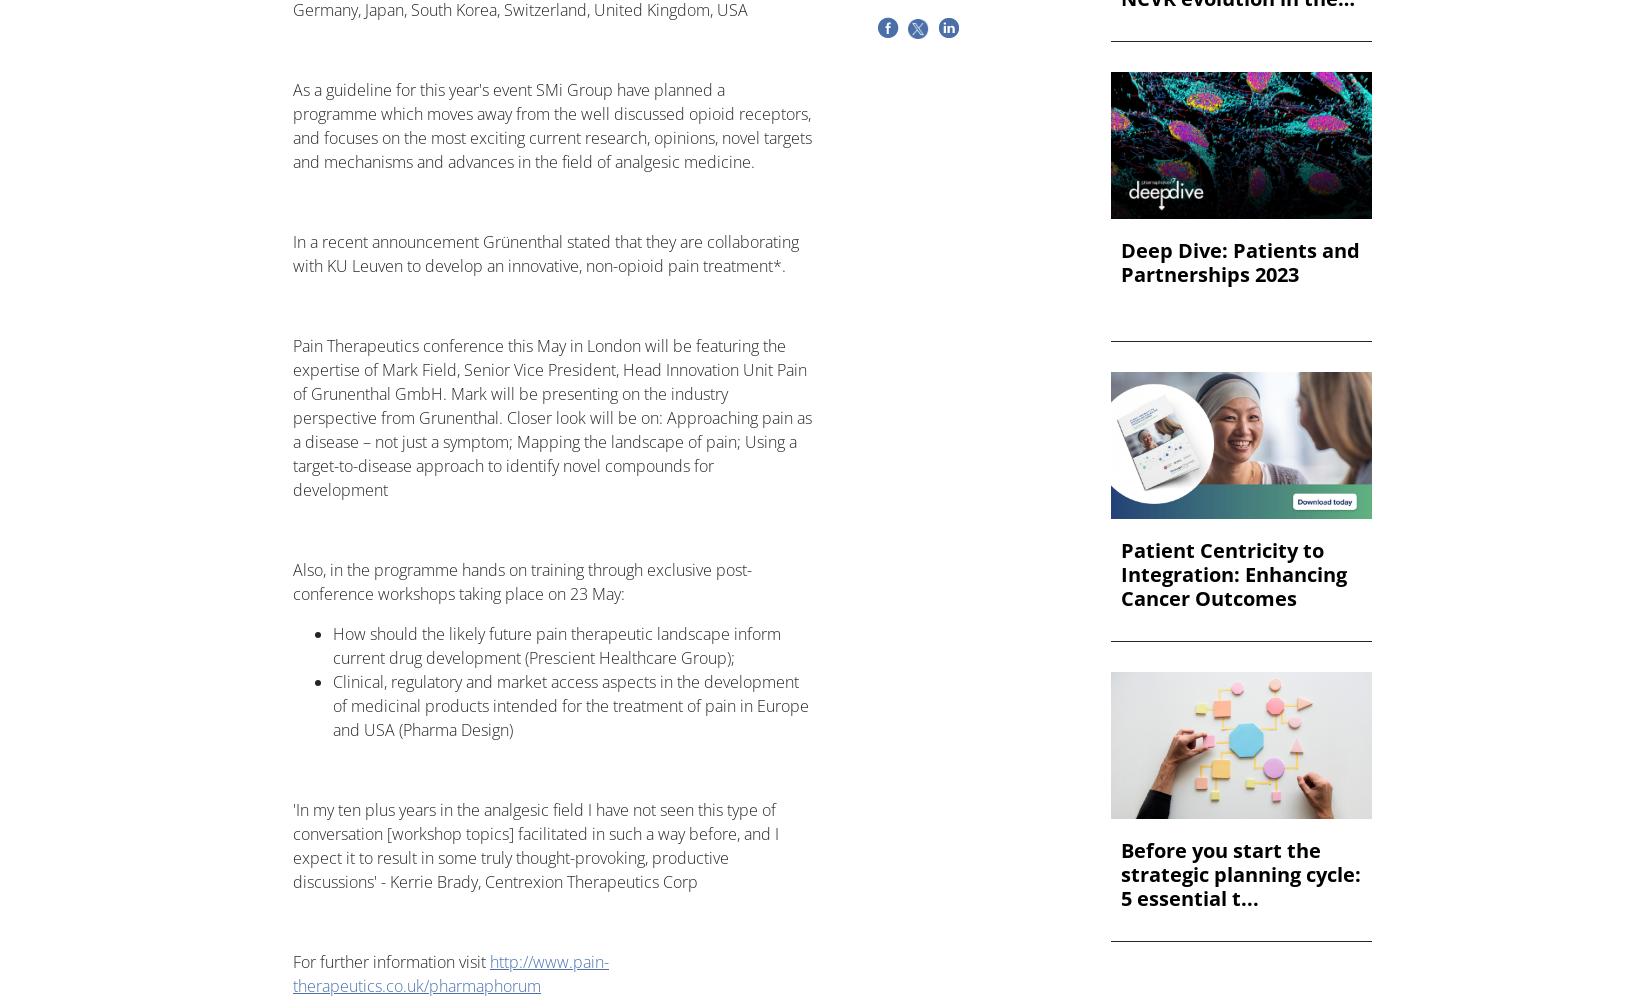  Describe the element at coordinates (1233, 574) in the screenshot. I see `'Patient Centricity to Integration: Enhancing Cancer Outcomes'` at that location.